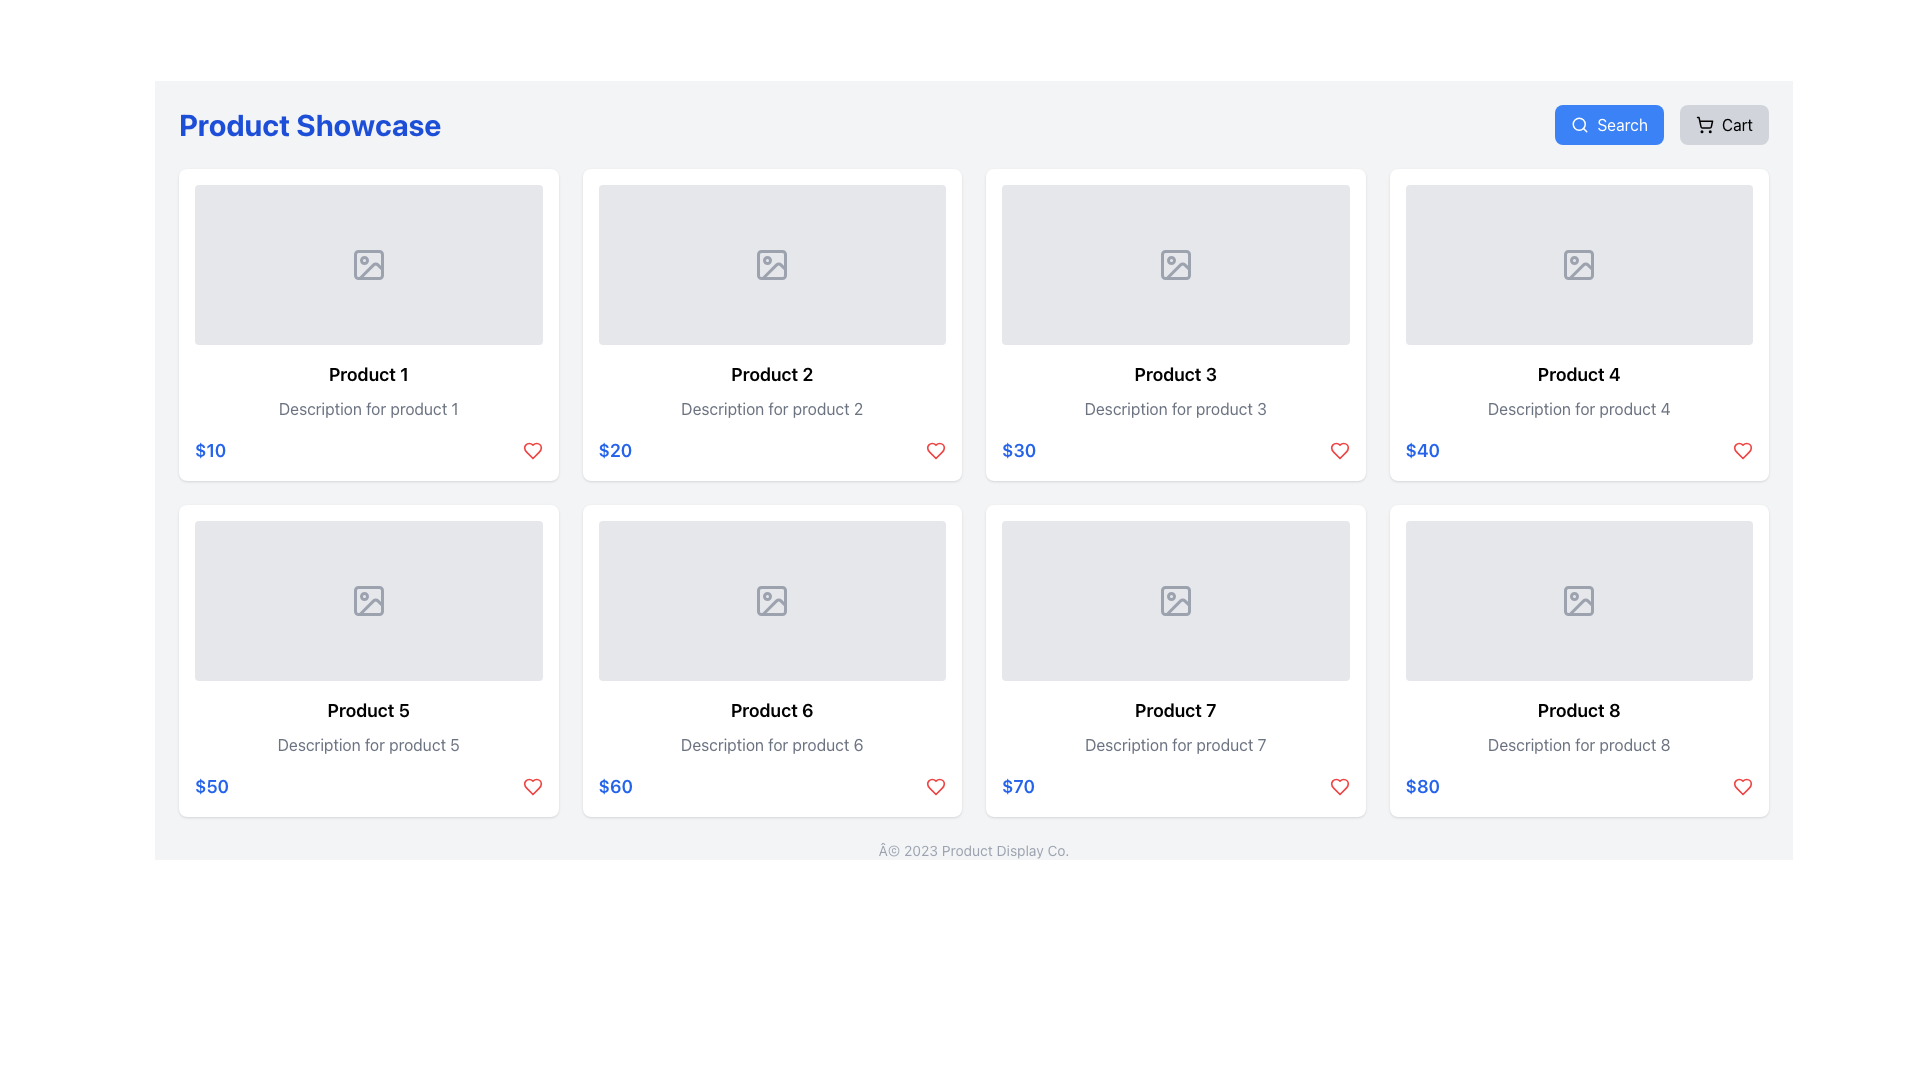 The width and height of the screenshot is (1920, 1080). I want to click on the Card UI component for the product located in the second row and second column of the grid, which displays product information including image, name, description, and price, so click(771, 660).